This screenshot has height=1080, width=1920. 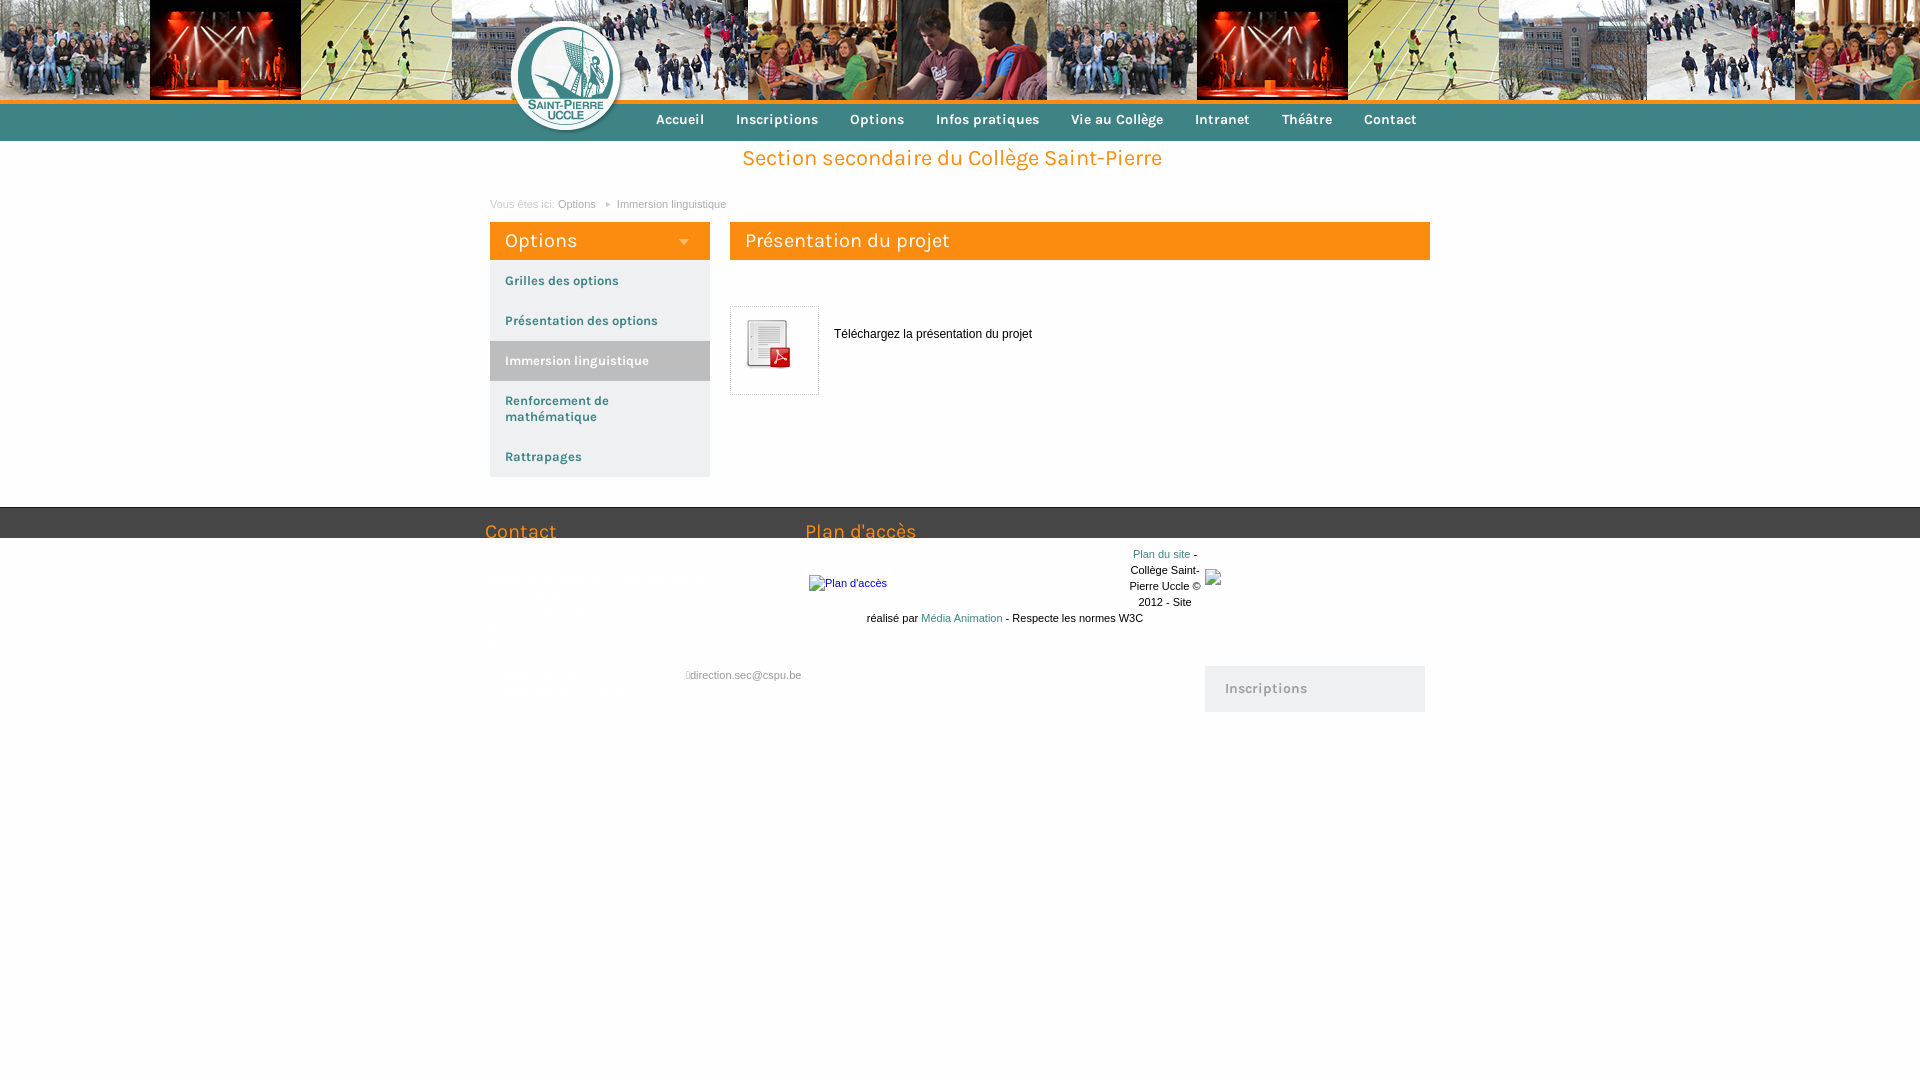 I want to click on 'Intranet', so click(x=1221, y=119).